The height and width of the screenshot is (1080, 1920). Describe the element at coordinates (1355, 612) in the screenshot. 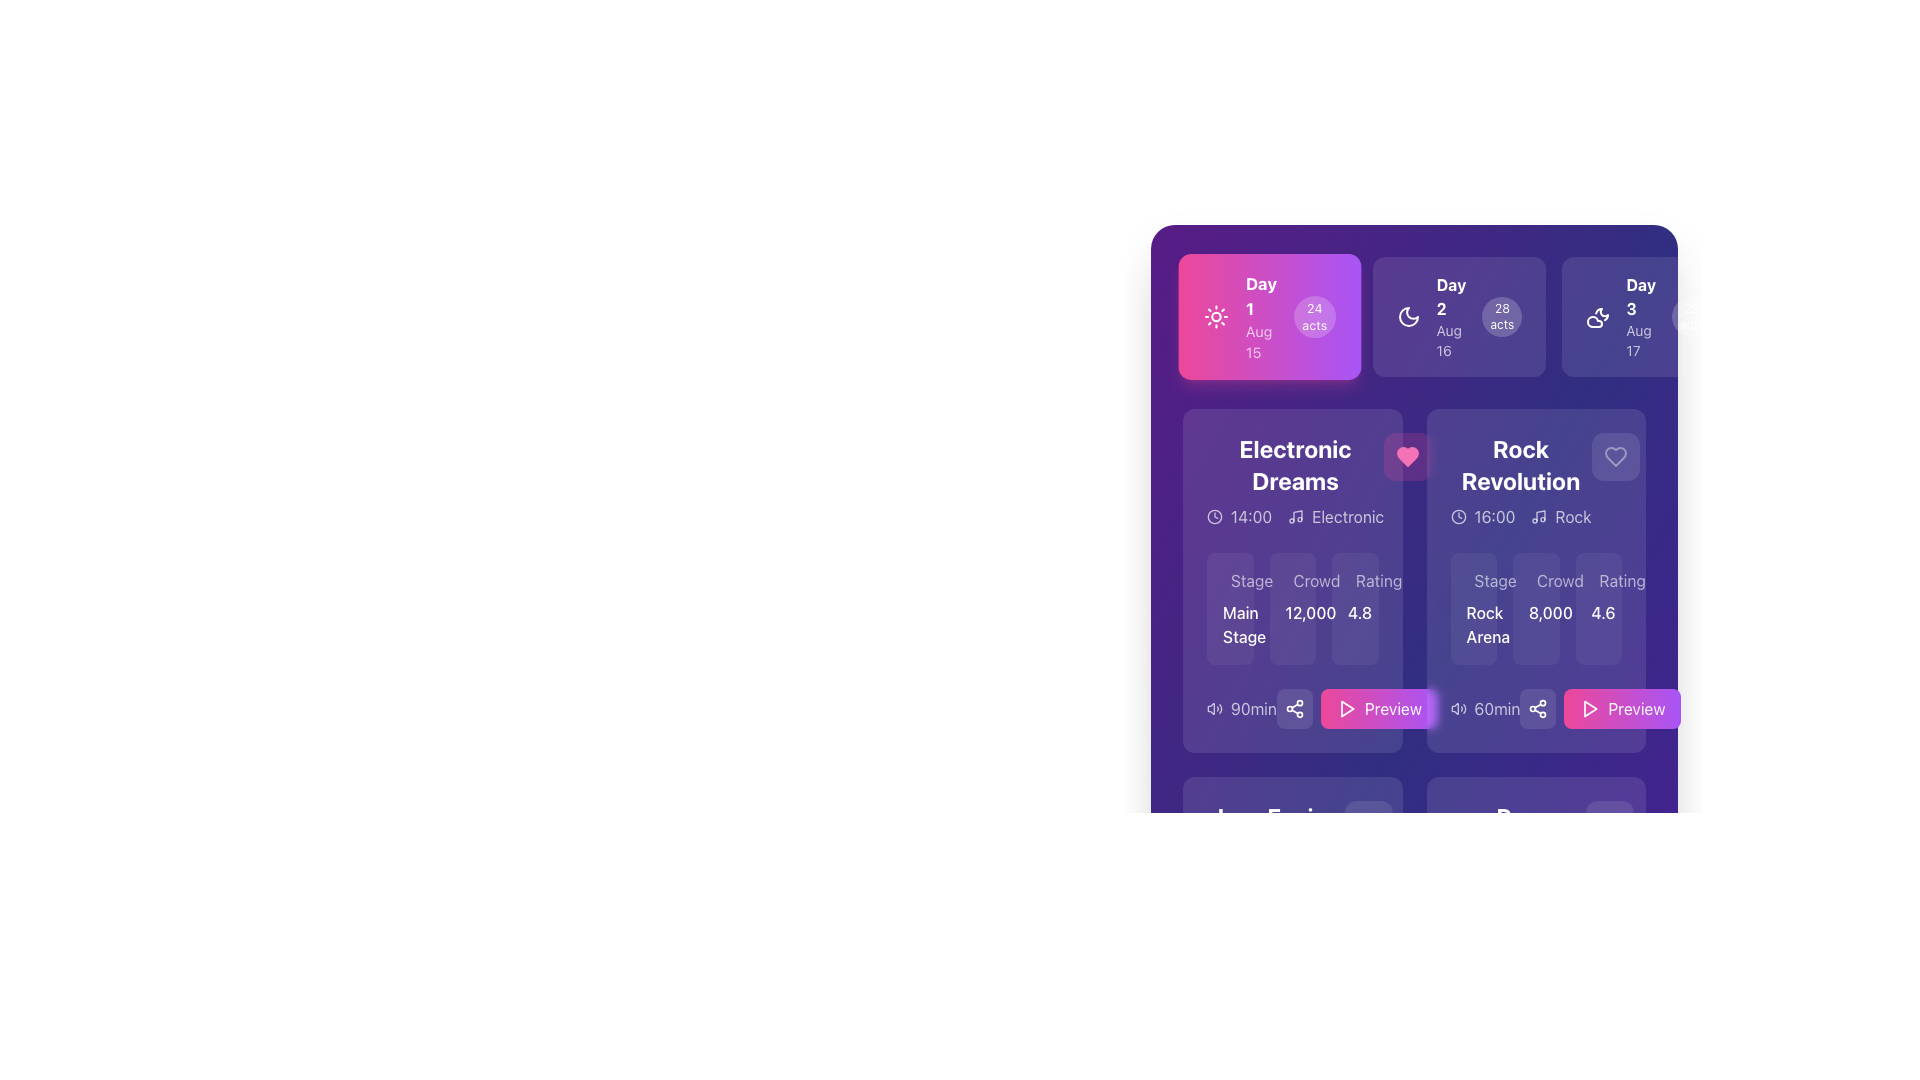

I see `the static text element displaying the numerical rating value ('4.8') located in the 'Rating' section, positioned below the 'Rating' label and near graphical star icons` at that location.